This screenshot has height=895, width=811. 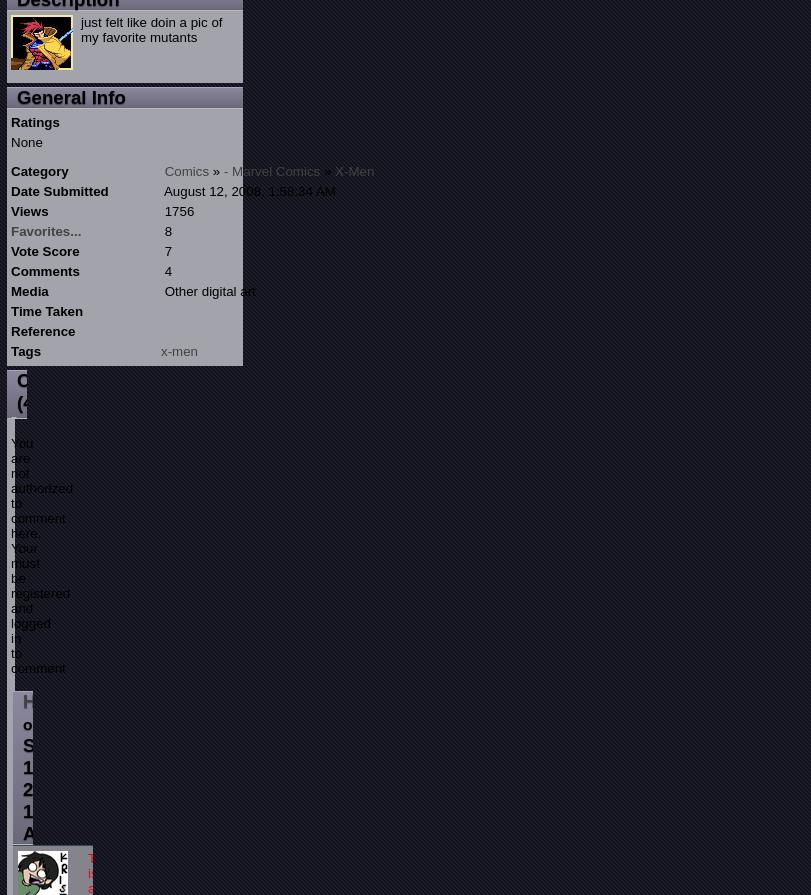 What do you see at coordinates (11, 250) in the screenshot?
I see `'Vote Score'` at bounding box center [11, 250].